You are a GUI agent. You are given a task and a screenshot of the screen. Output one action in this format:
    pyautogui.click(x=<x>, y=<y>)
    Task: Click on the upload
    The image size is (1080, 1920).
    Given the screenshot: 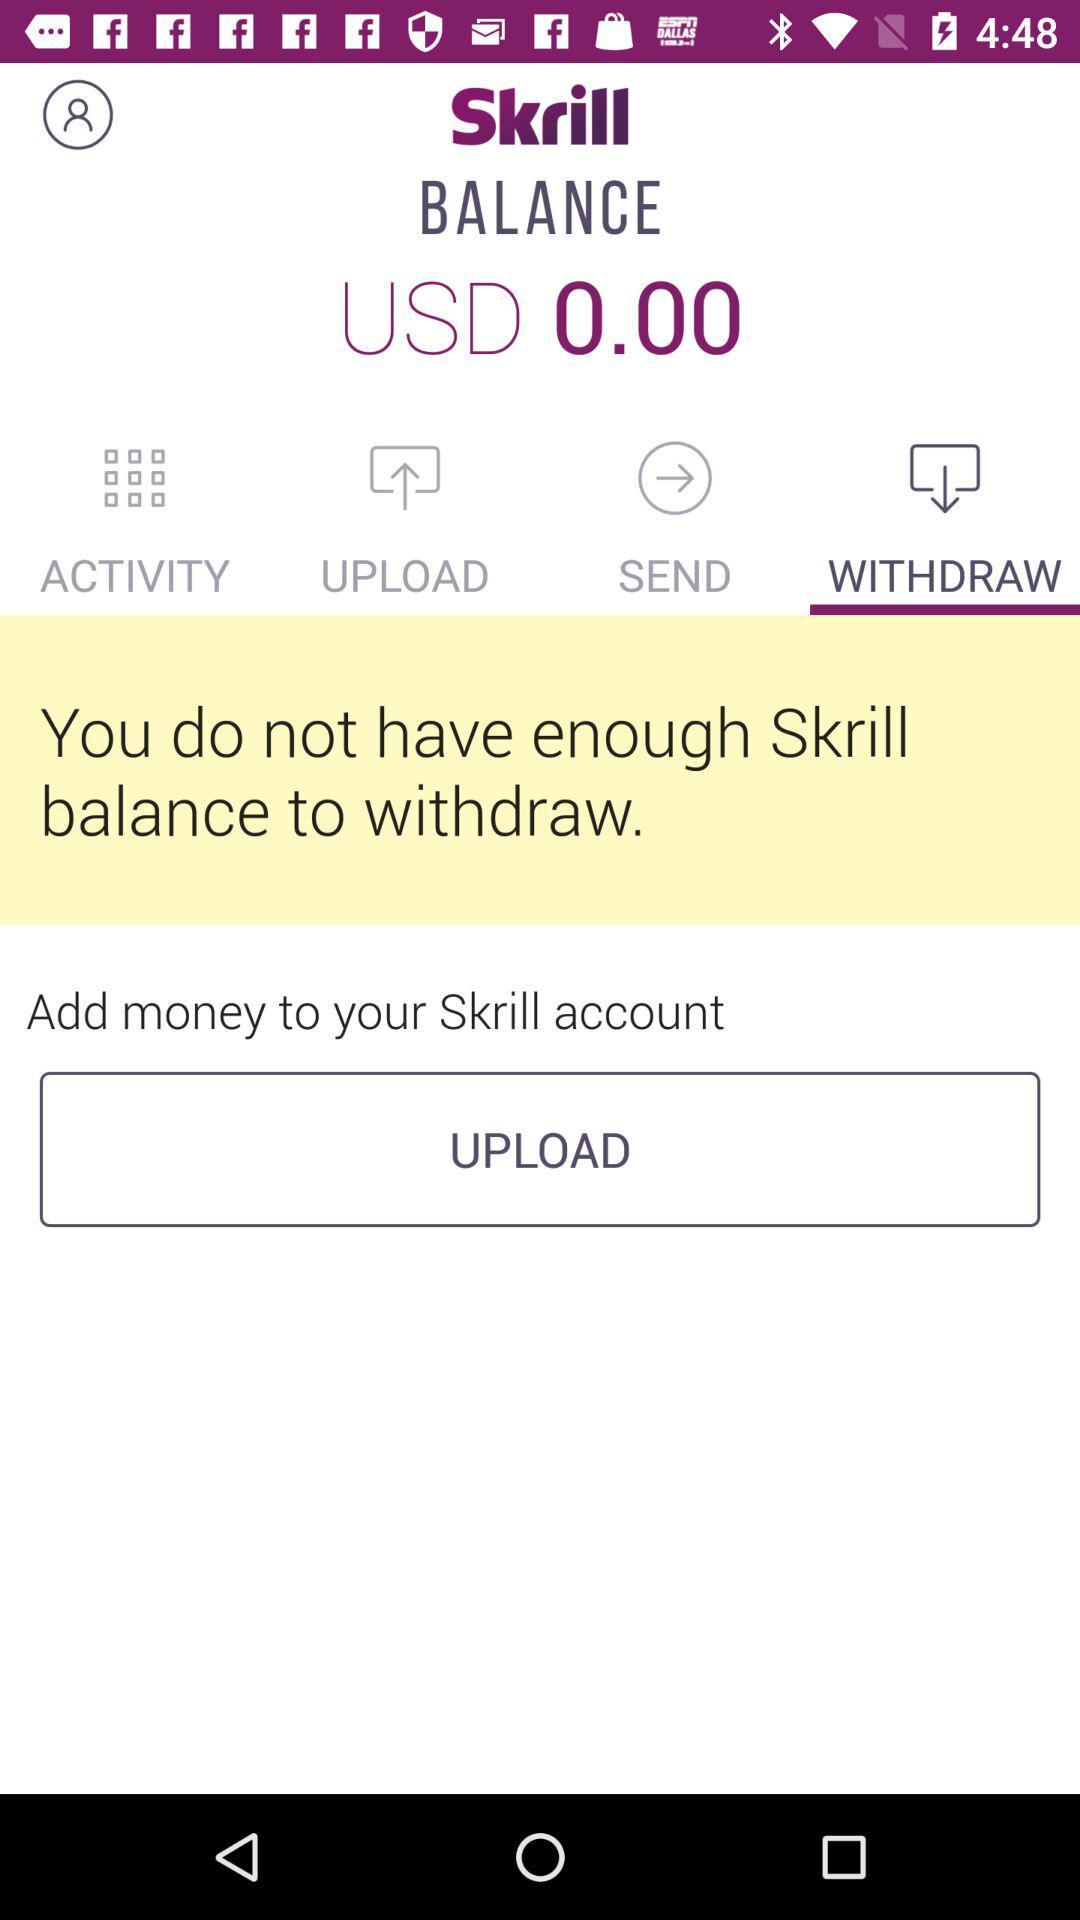 What is the action you would take?
    pyautogui.click(x=405, y=477)
    